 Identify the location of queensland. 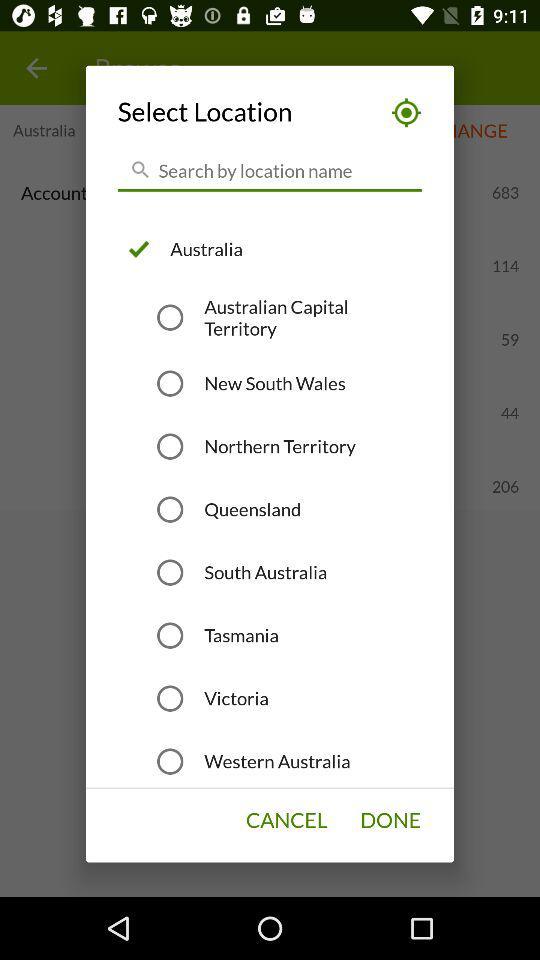
(252, 508).